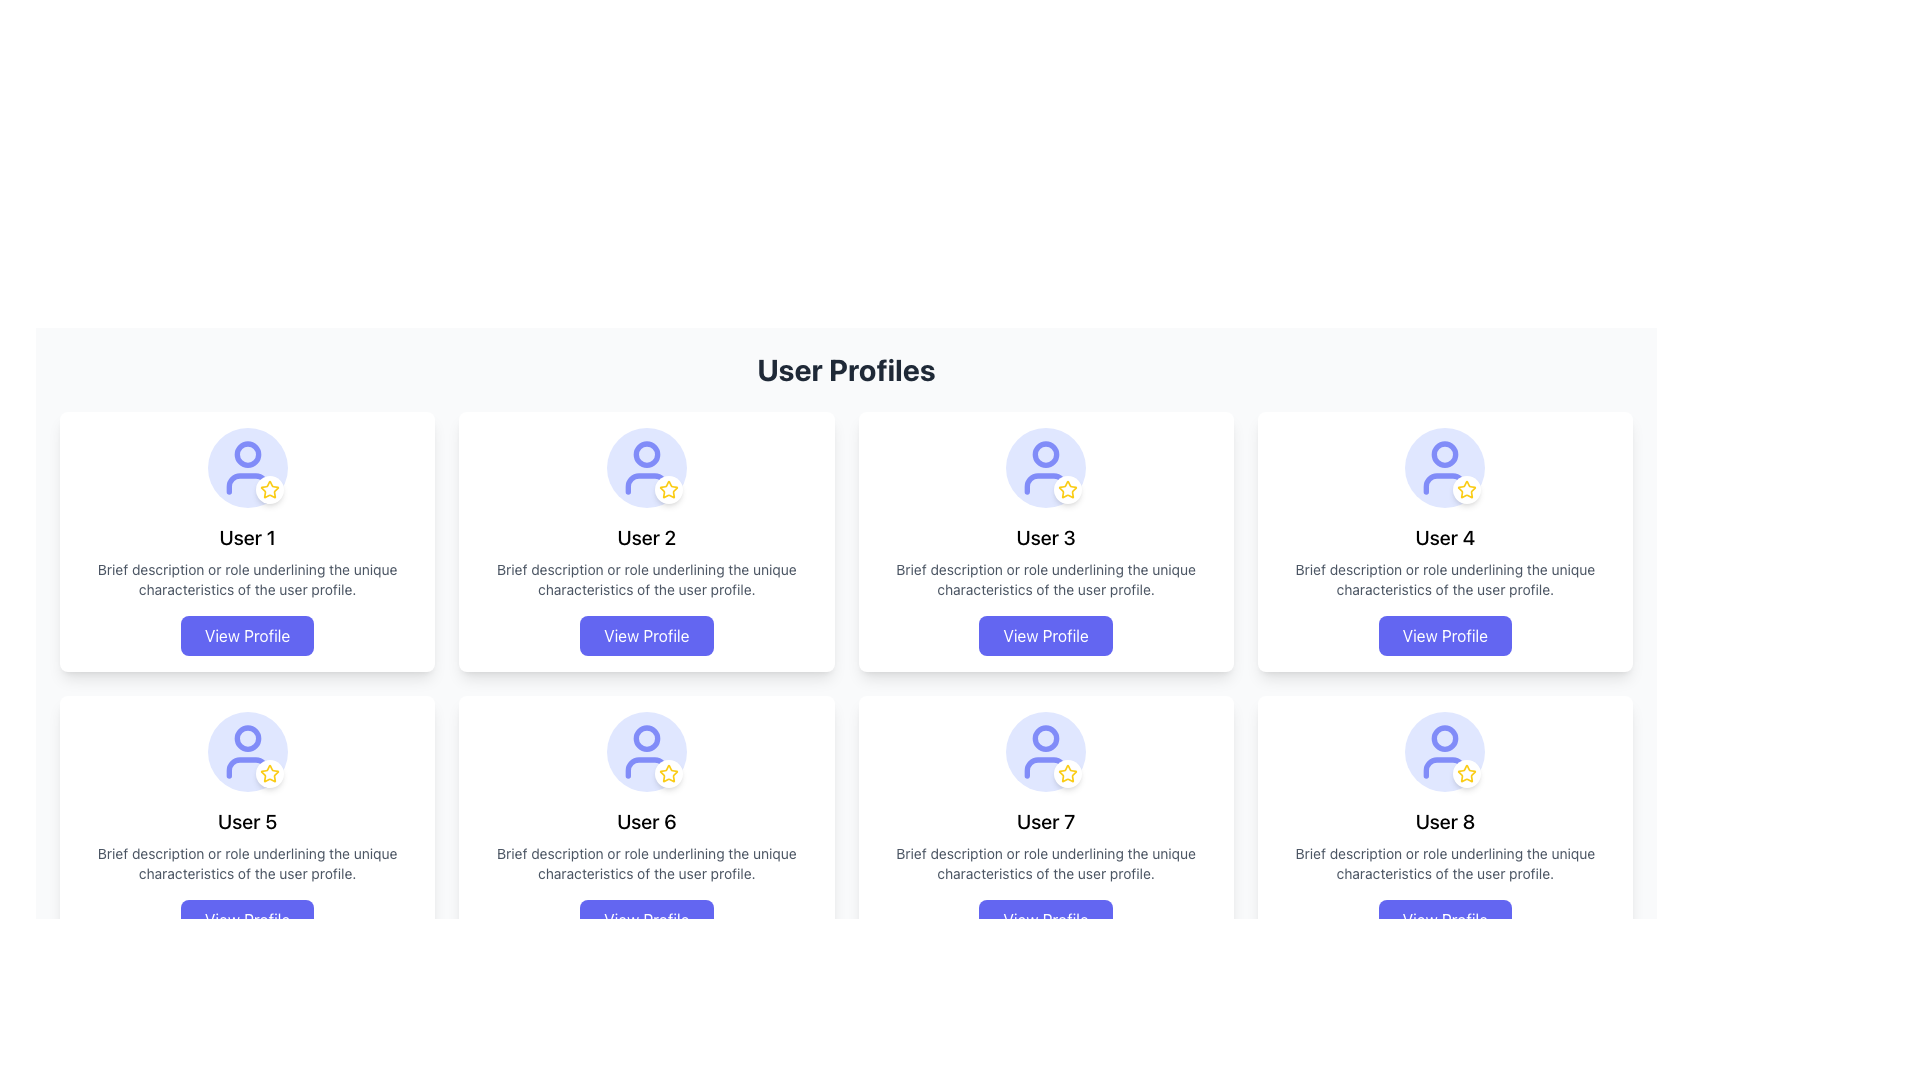 This screenshot has height=1080, width=1920. Describe the element at coordinates (1067, 773) in the screenshot. I see `the icon button located at the bottom-right corner of the purple user icon associated with User 7 in the User Profiles grid to mark the user as featured or a favorite` at that location.